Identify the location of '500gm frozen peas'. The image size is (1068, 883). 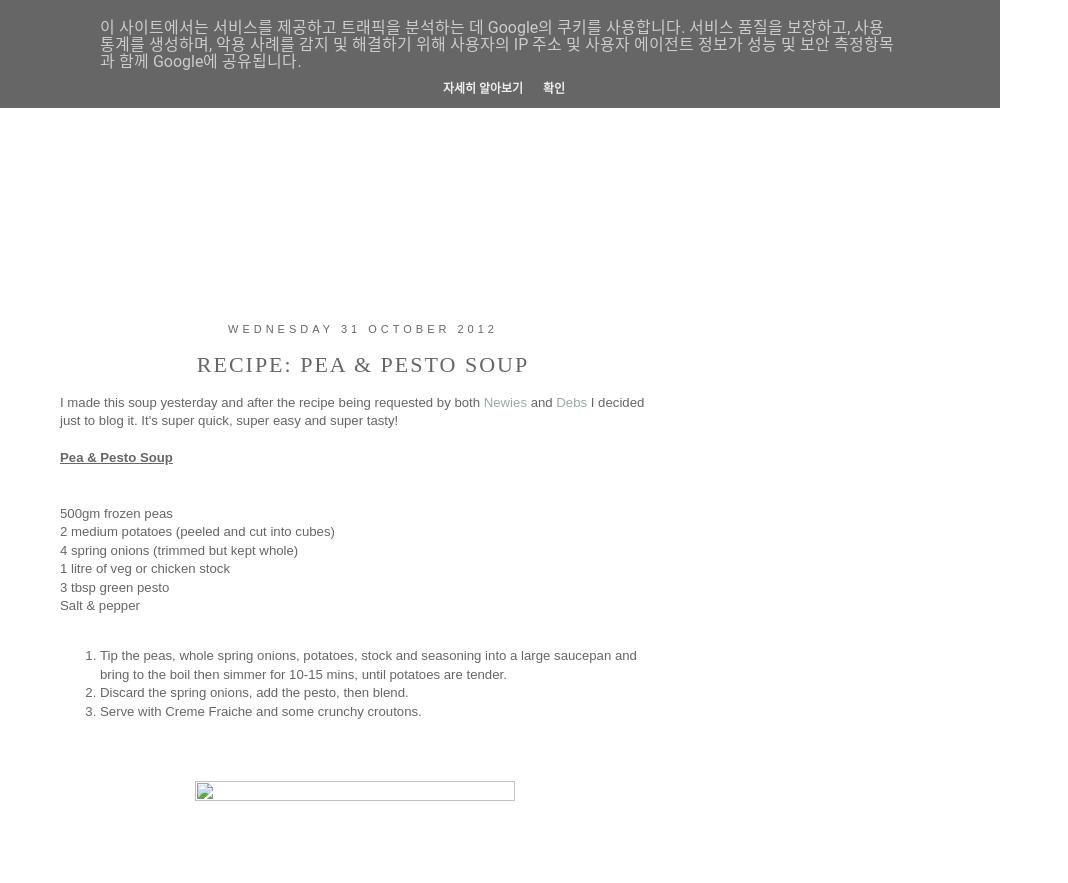
(114, 511).